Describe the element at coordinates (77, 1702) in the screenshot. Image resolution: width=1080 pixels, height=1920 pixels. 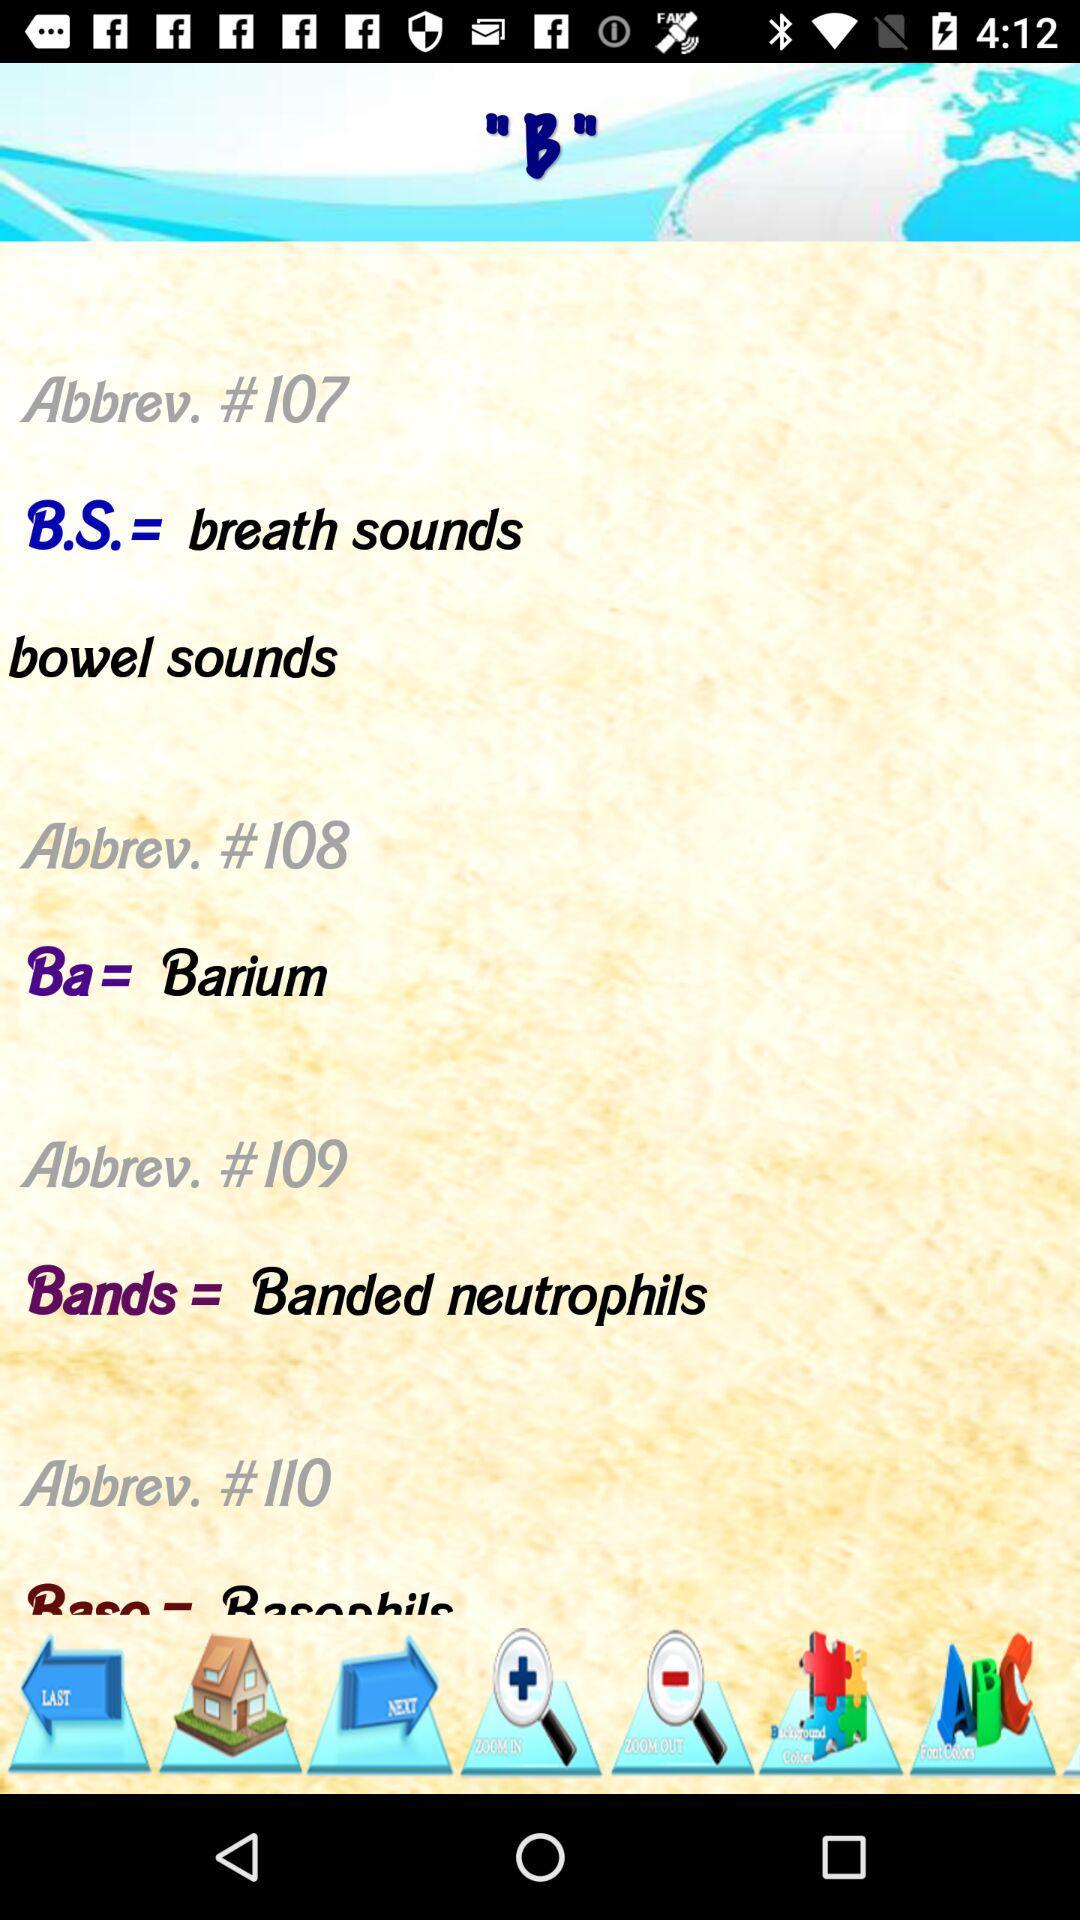
I see `back` at that location.